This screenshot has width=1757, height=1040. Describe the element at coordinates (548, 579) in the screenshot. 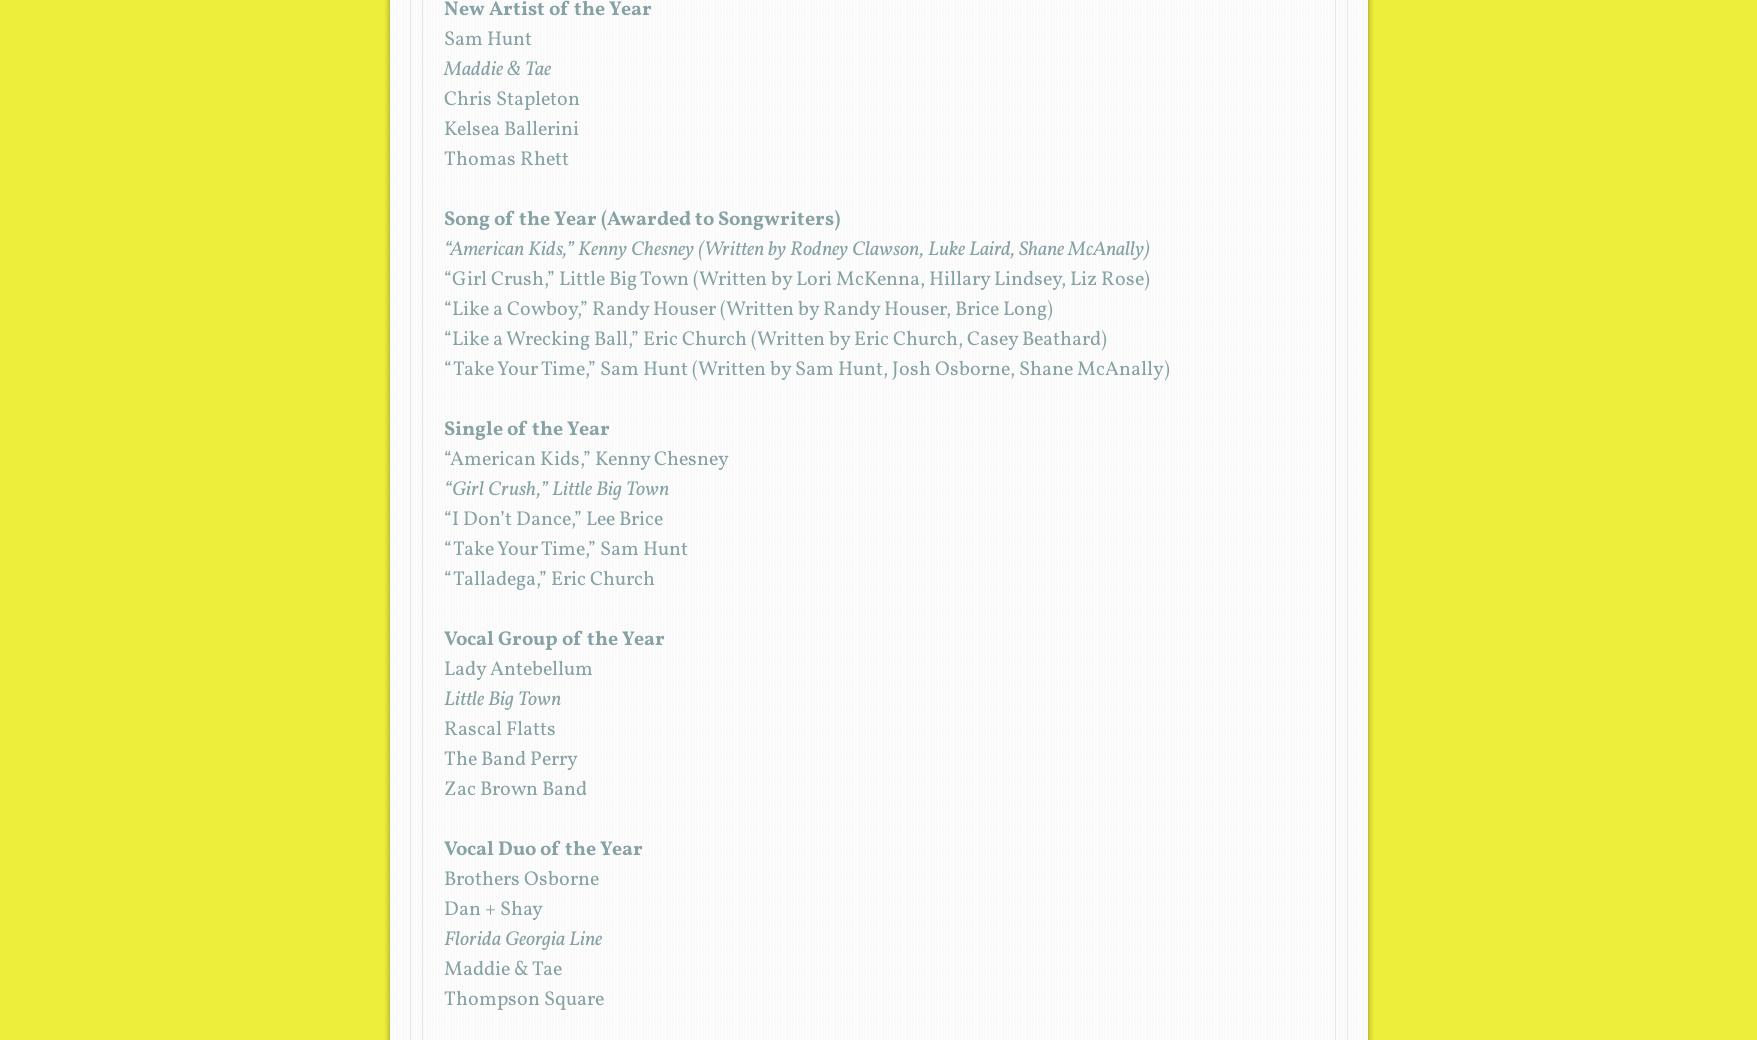

I see `'“Talladega,” Eric Church'` at that location.